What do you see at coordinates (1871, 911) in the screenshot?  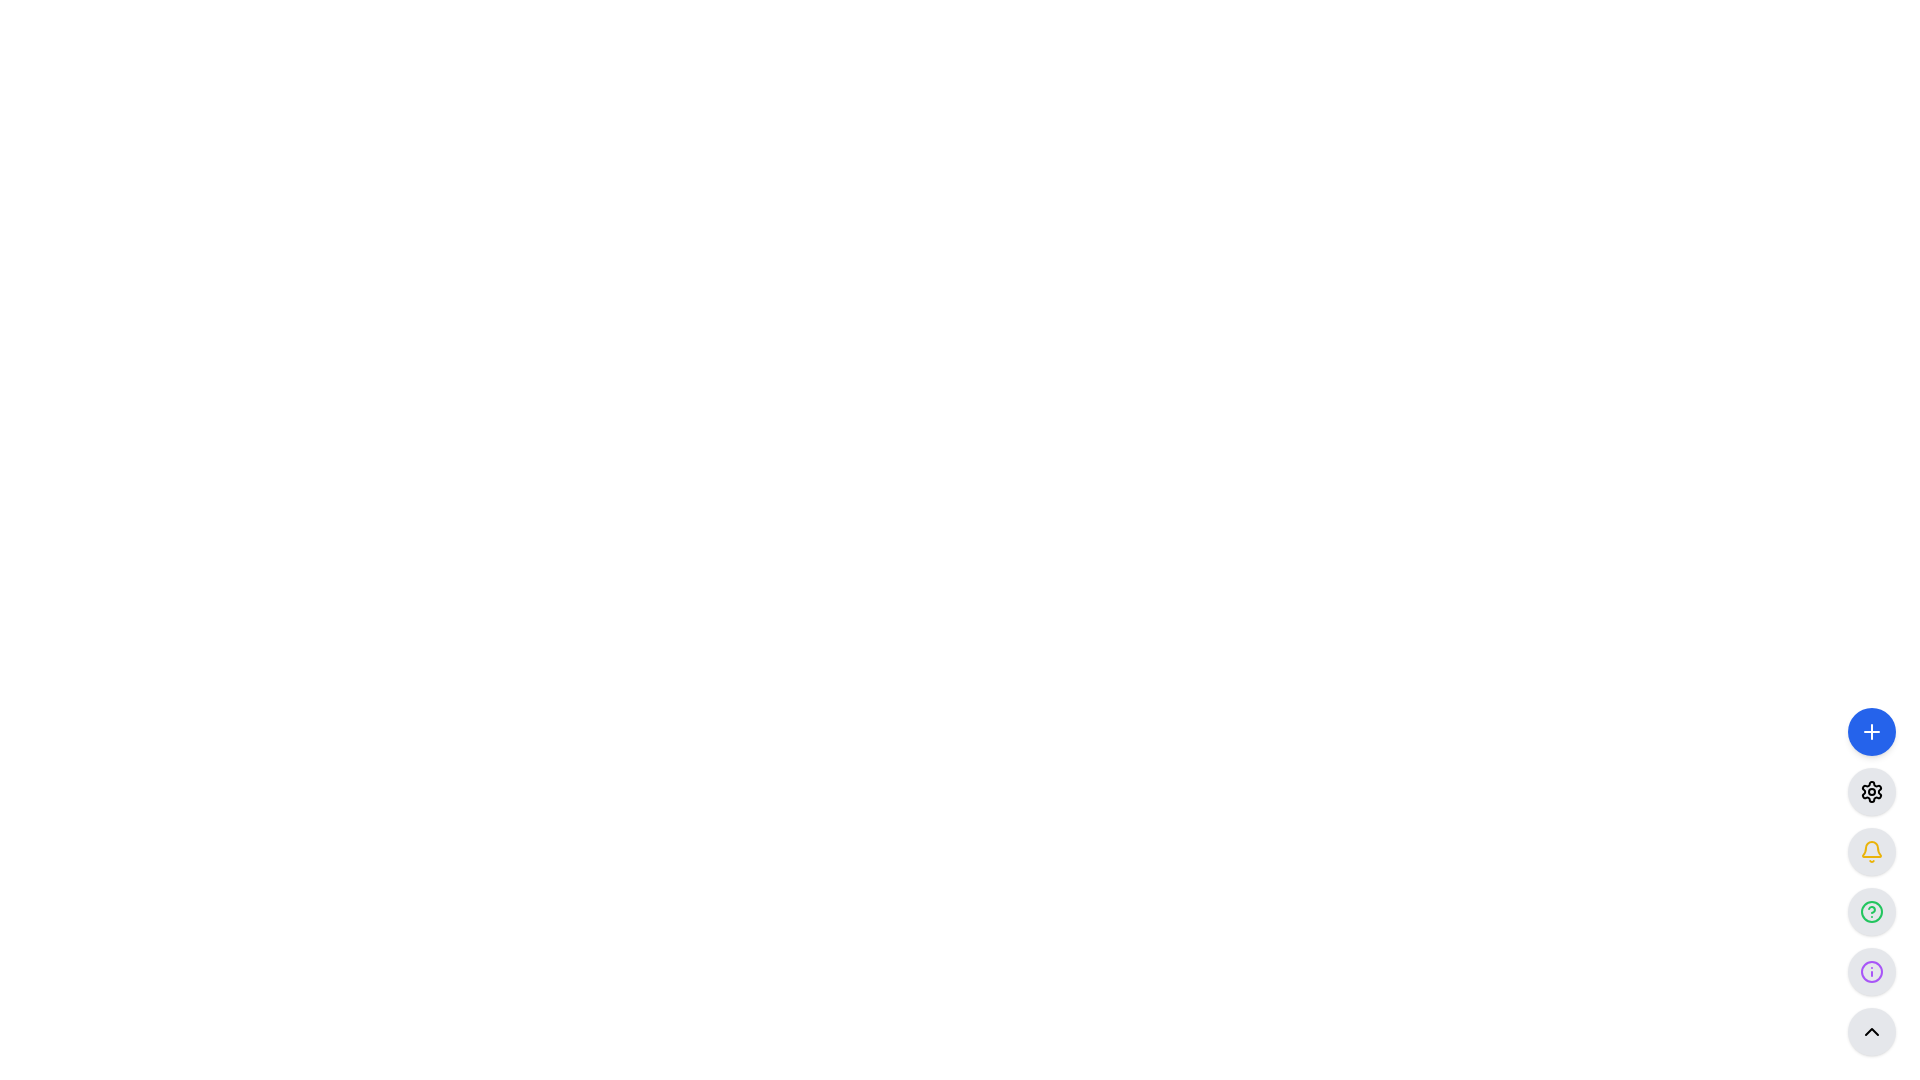 I see `the fourth circular button from the top on the right side of the interface` at bounding box center [1871, 911].